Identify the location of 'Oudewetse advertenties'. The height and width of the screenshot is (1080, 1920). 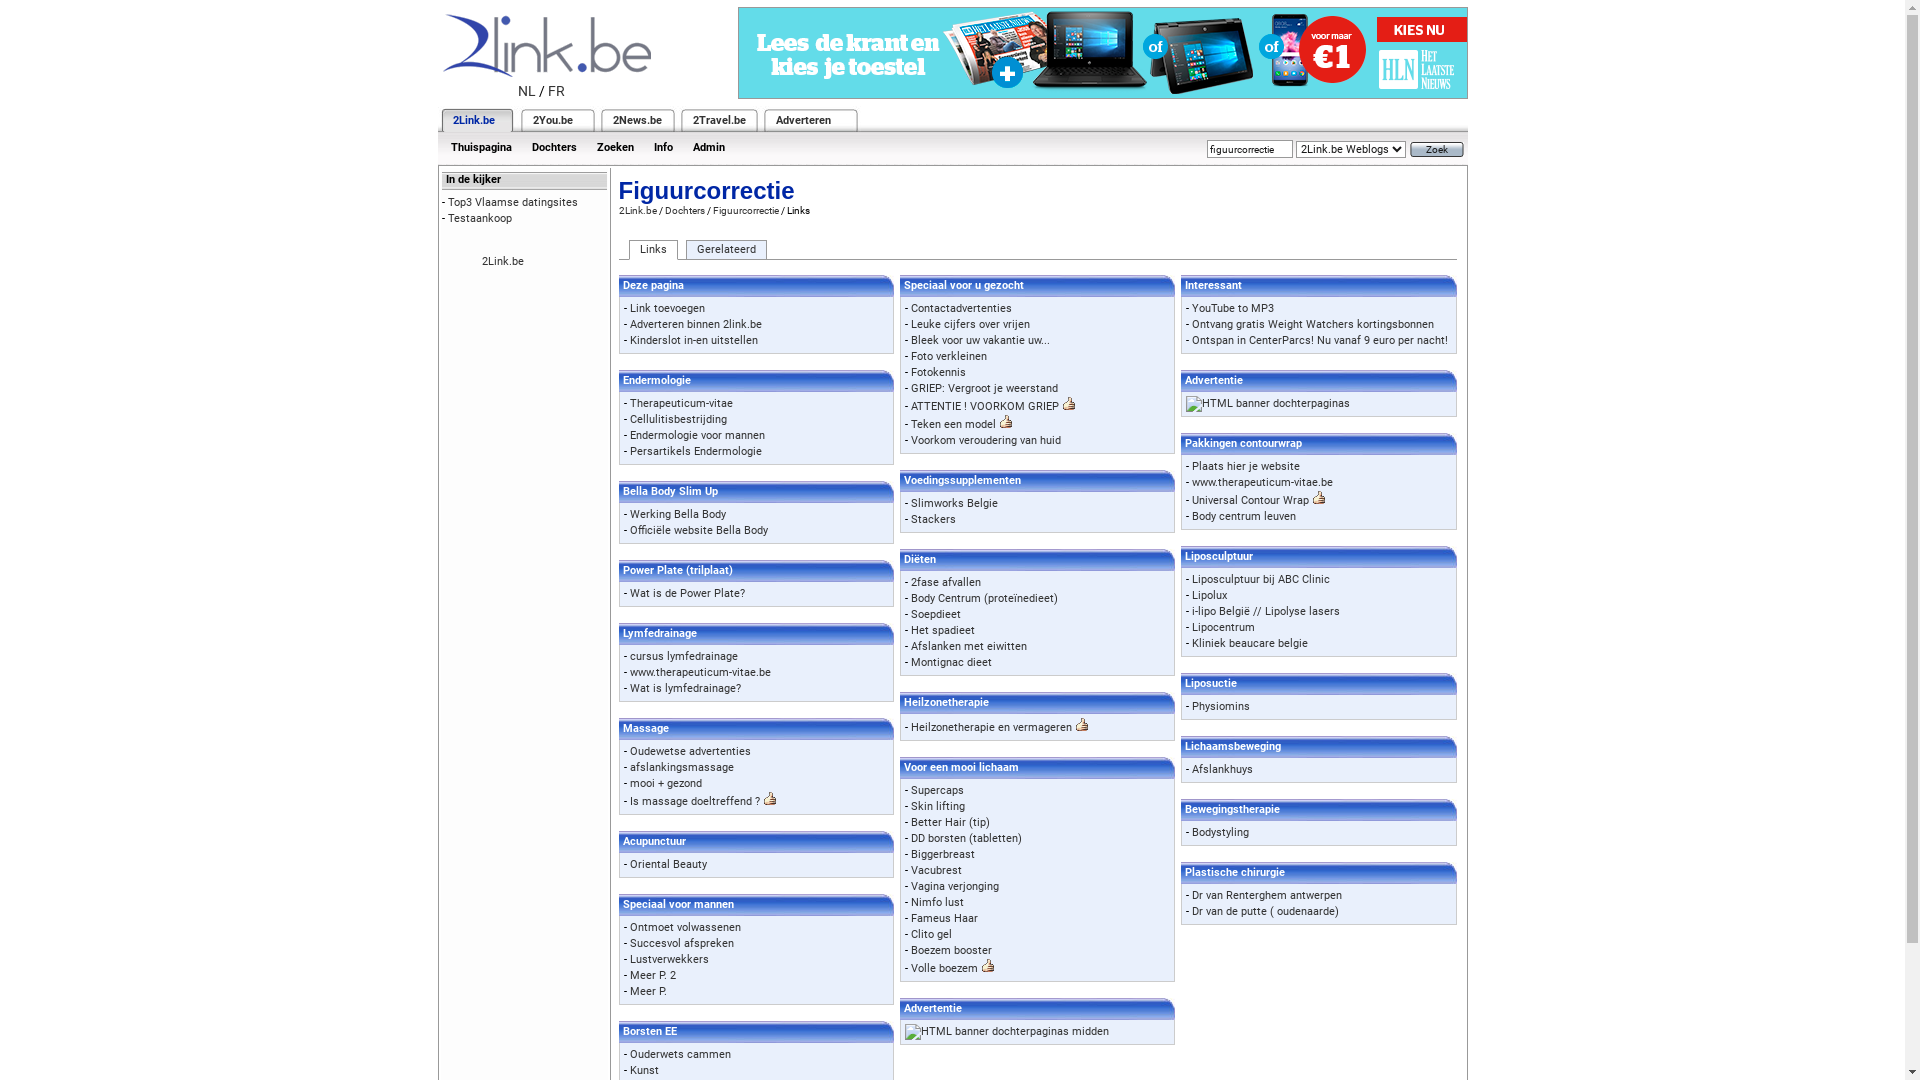
(690, 751).